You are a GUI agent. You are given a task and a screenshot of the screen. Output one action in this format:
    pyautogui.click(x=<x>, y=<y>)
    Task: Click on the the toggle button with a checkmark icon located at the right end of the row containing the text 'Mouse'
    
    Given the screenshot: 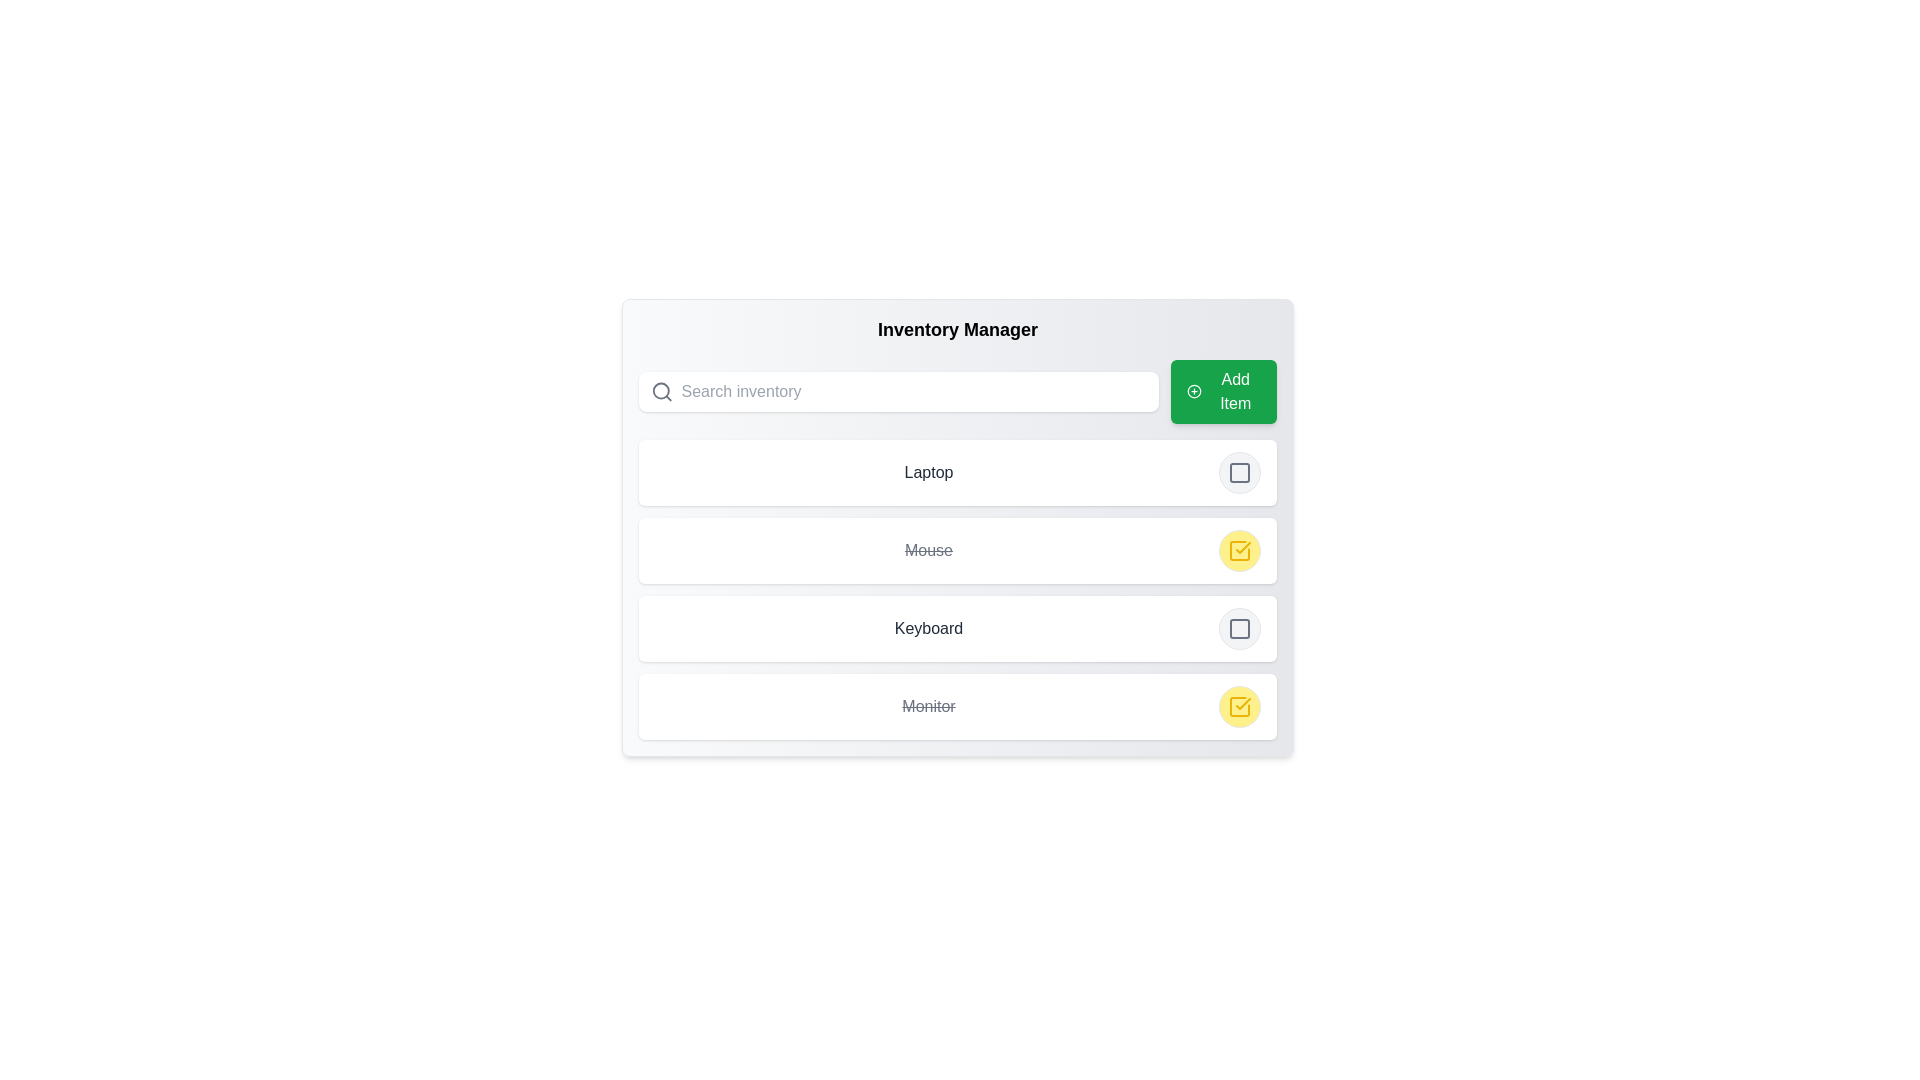 What is the action you would take?
    pyautogui.click(x=1238, y=551)
    